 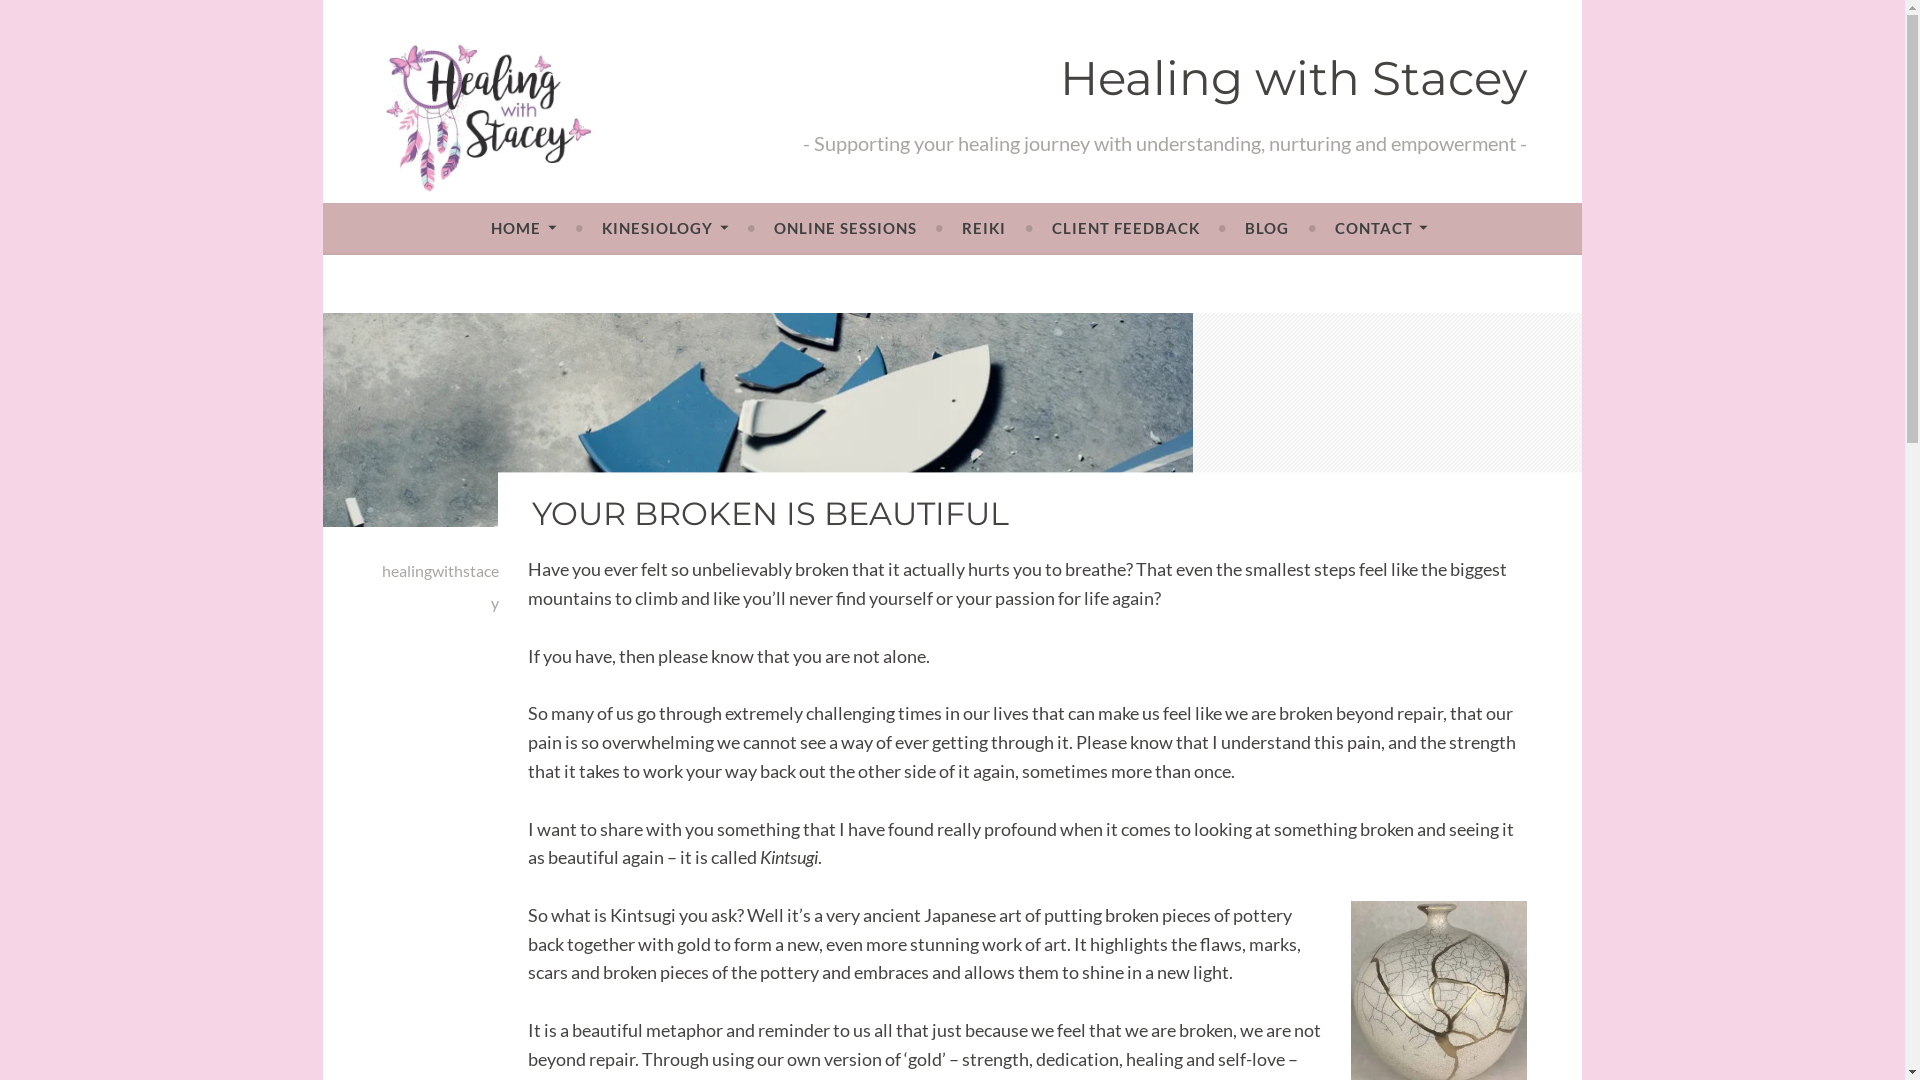 What do you see at coordinates (1243, 226) in the screenshot?
I see `'BLOG'` at bounding box center [1243, 226].